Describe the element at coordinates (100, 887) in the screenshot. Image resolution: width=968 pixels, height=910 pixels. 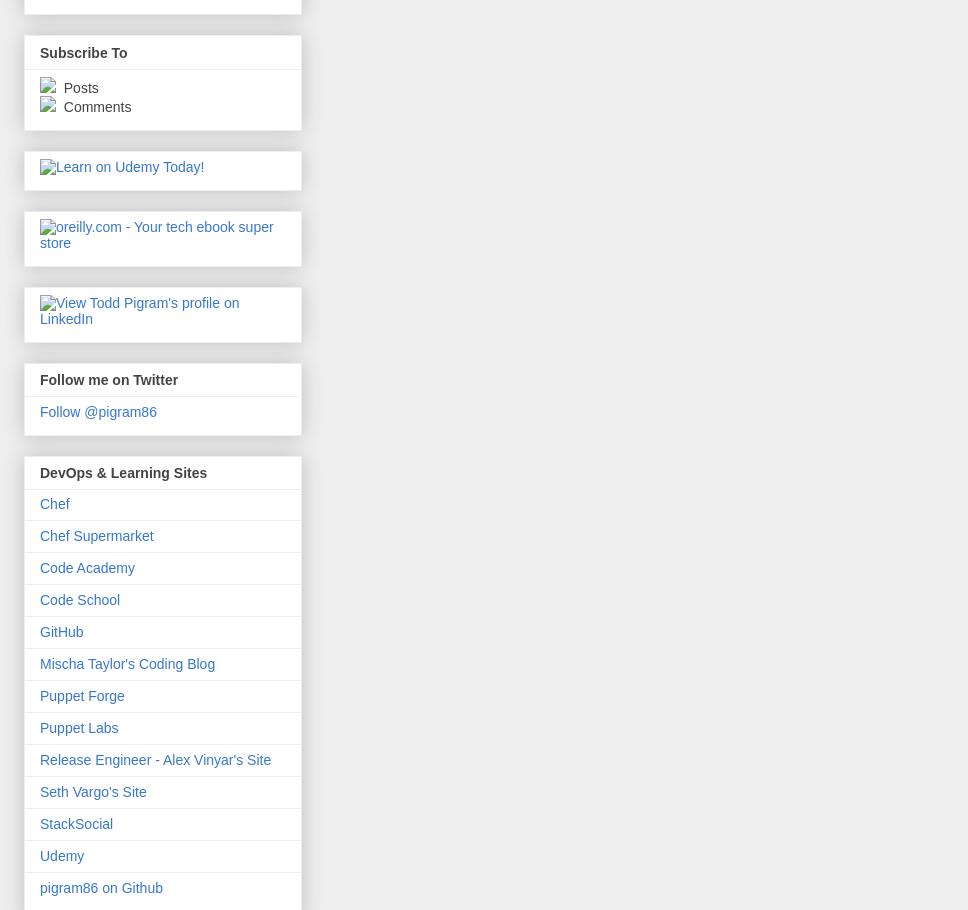
I see `'pigram86 on Github'` at that location.